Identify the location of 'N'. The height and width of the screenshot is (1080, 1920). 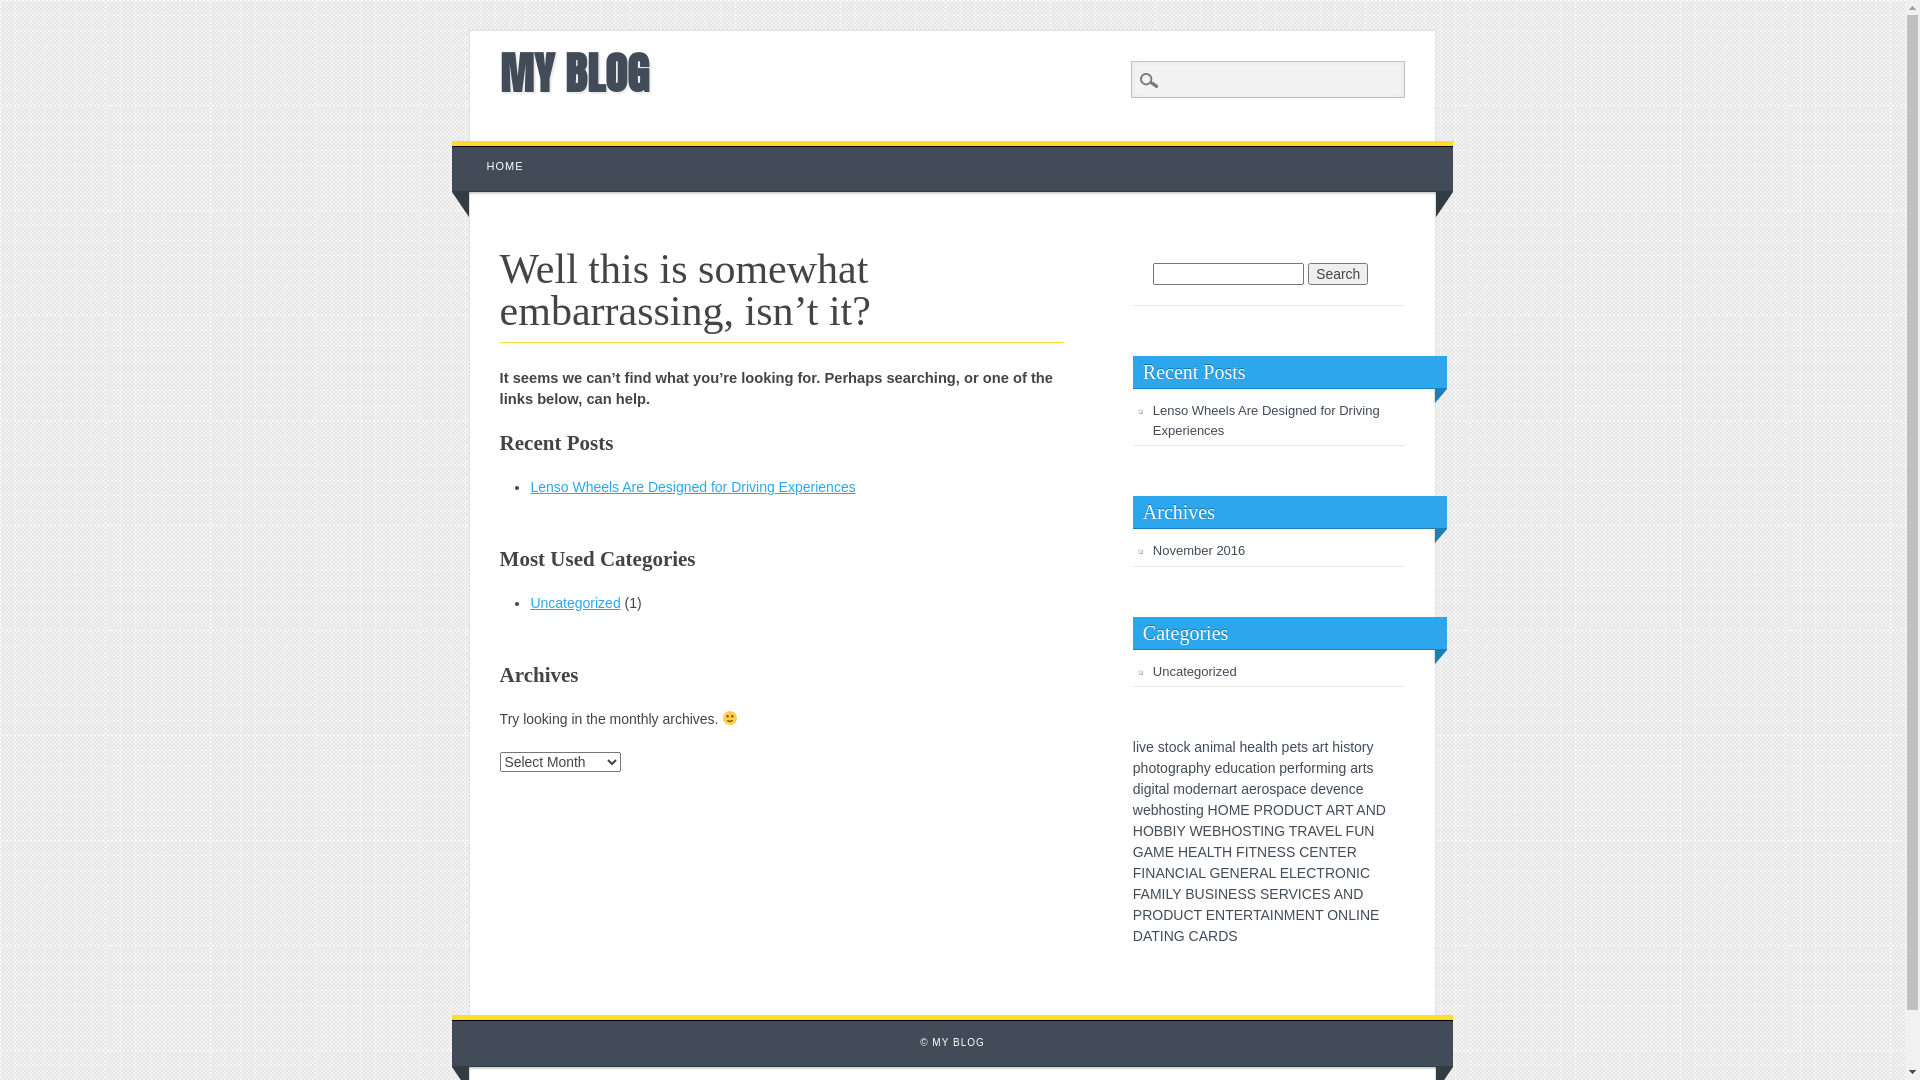
(1348, 893).